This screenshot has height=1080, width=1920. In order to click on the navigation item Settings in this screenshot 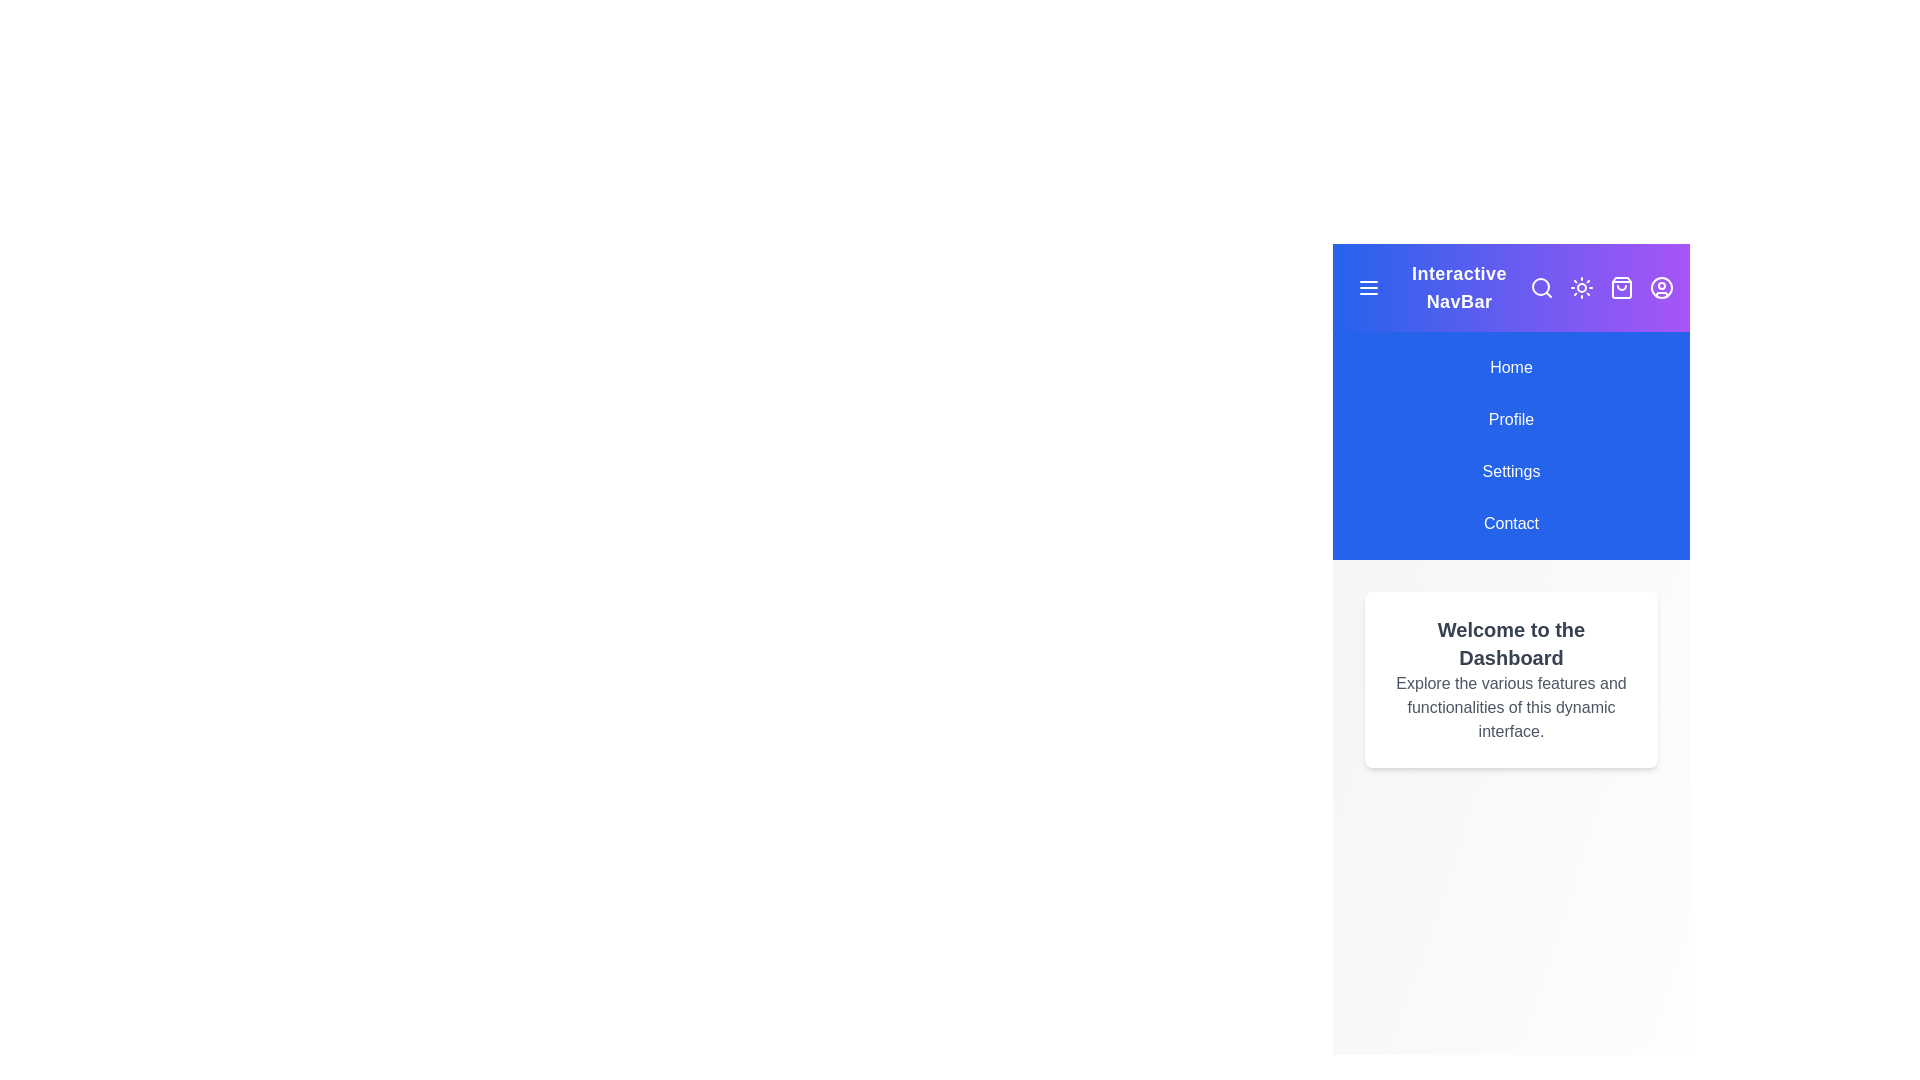, I will do `click(1511, 471)`.